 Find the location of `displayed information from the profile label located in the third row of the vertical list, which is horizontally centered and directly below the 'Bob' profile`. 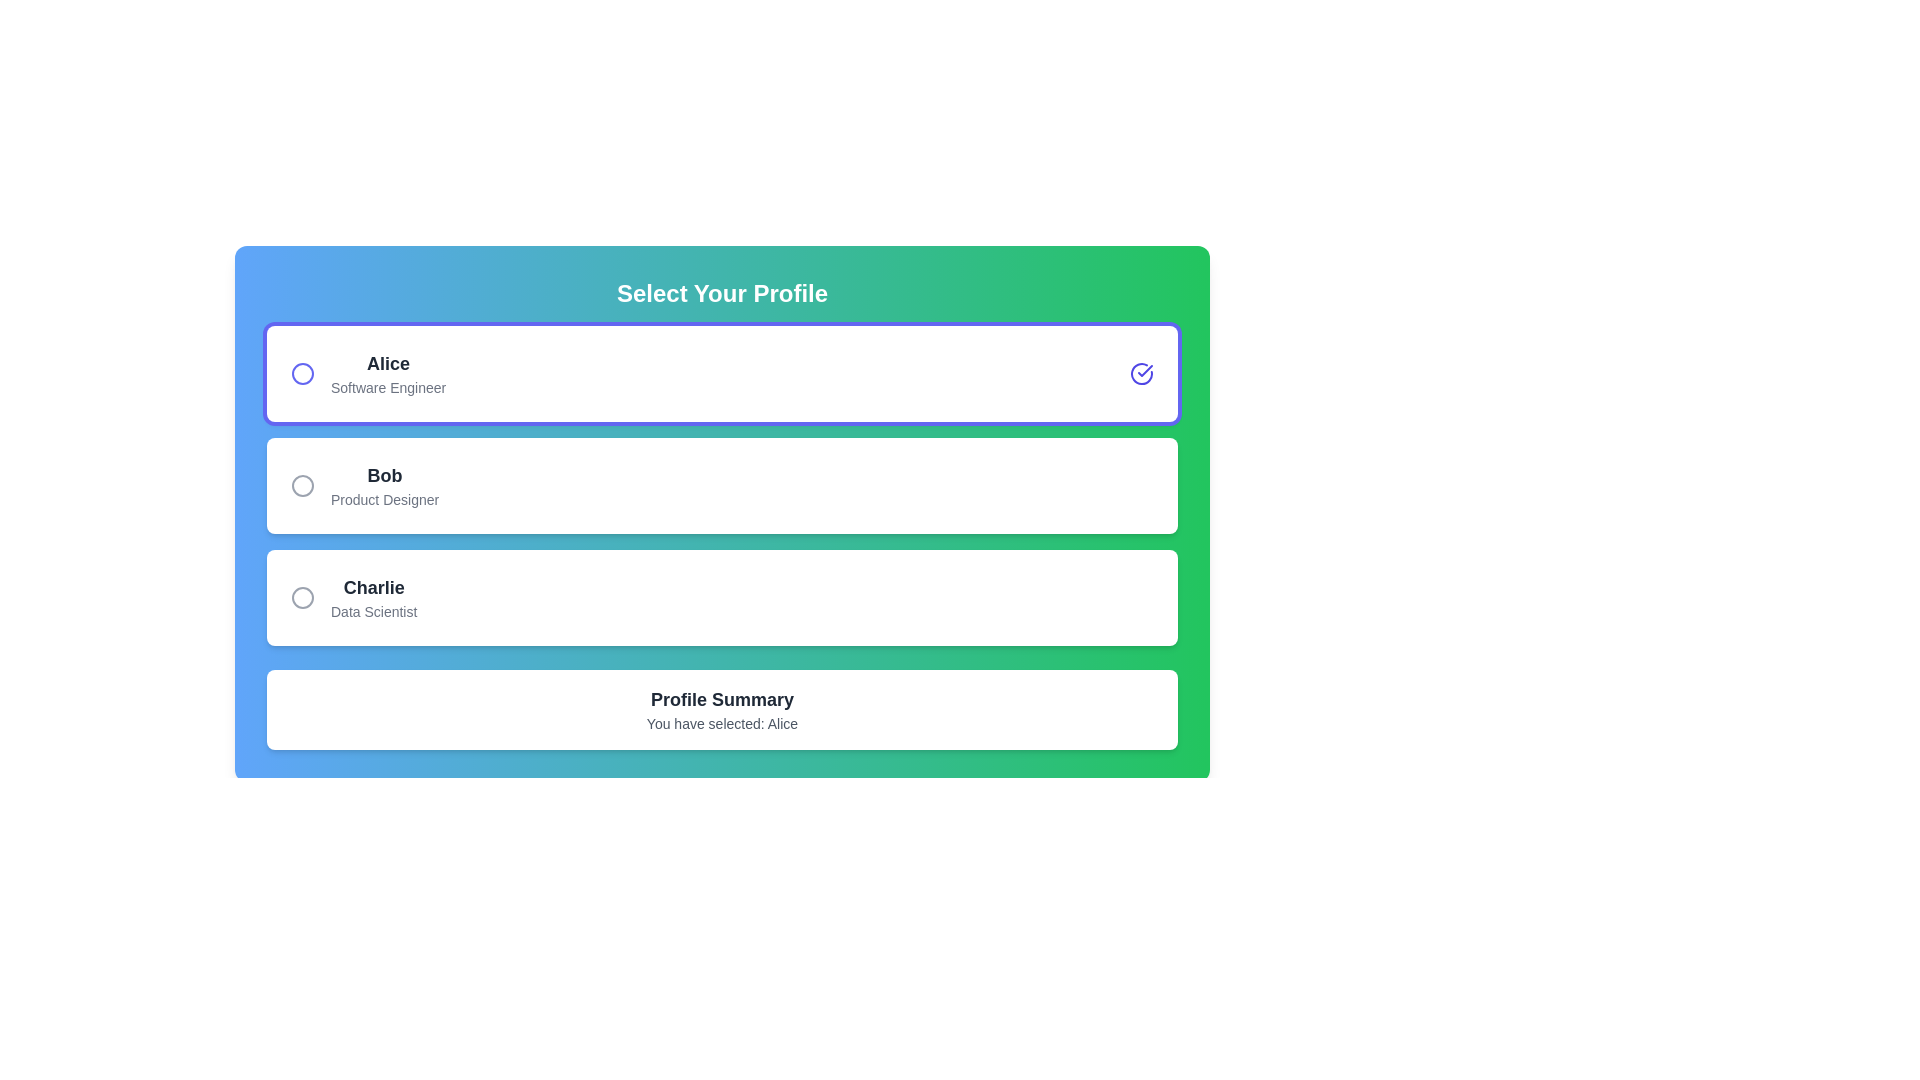

displayed information from the profile label located in the third row of the vertical list, which is horizontally centered and directly below the 'Bob' profile is located at coordinates (374, 596).